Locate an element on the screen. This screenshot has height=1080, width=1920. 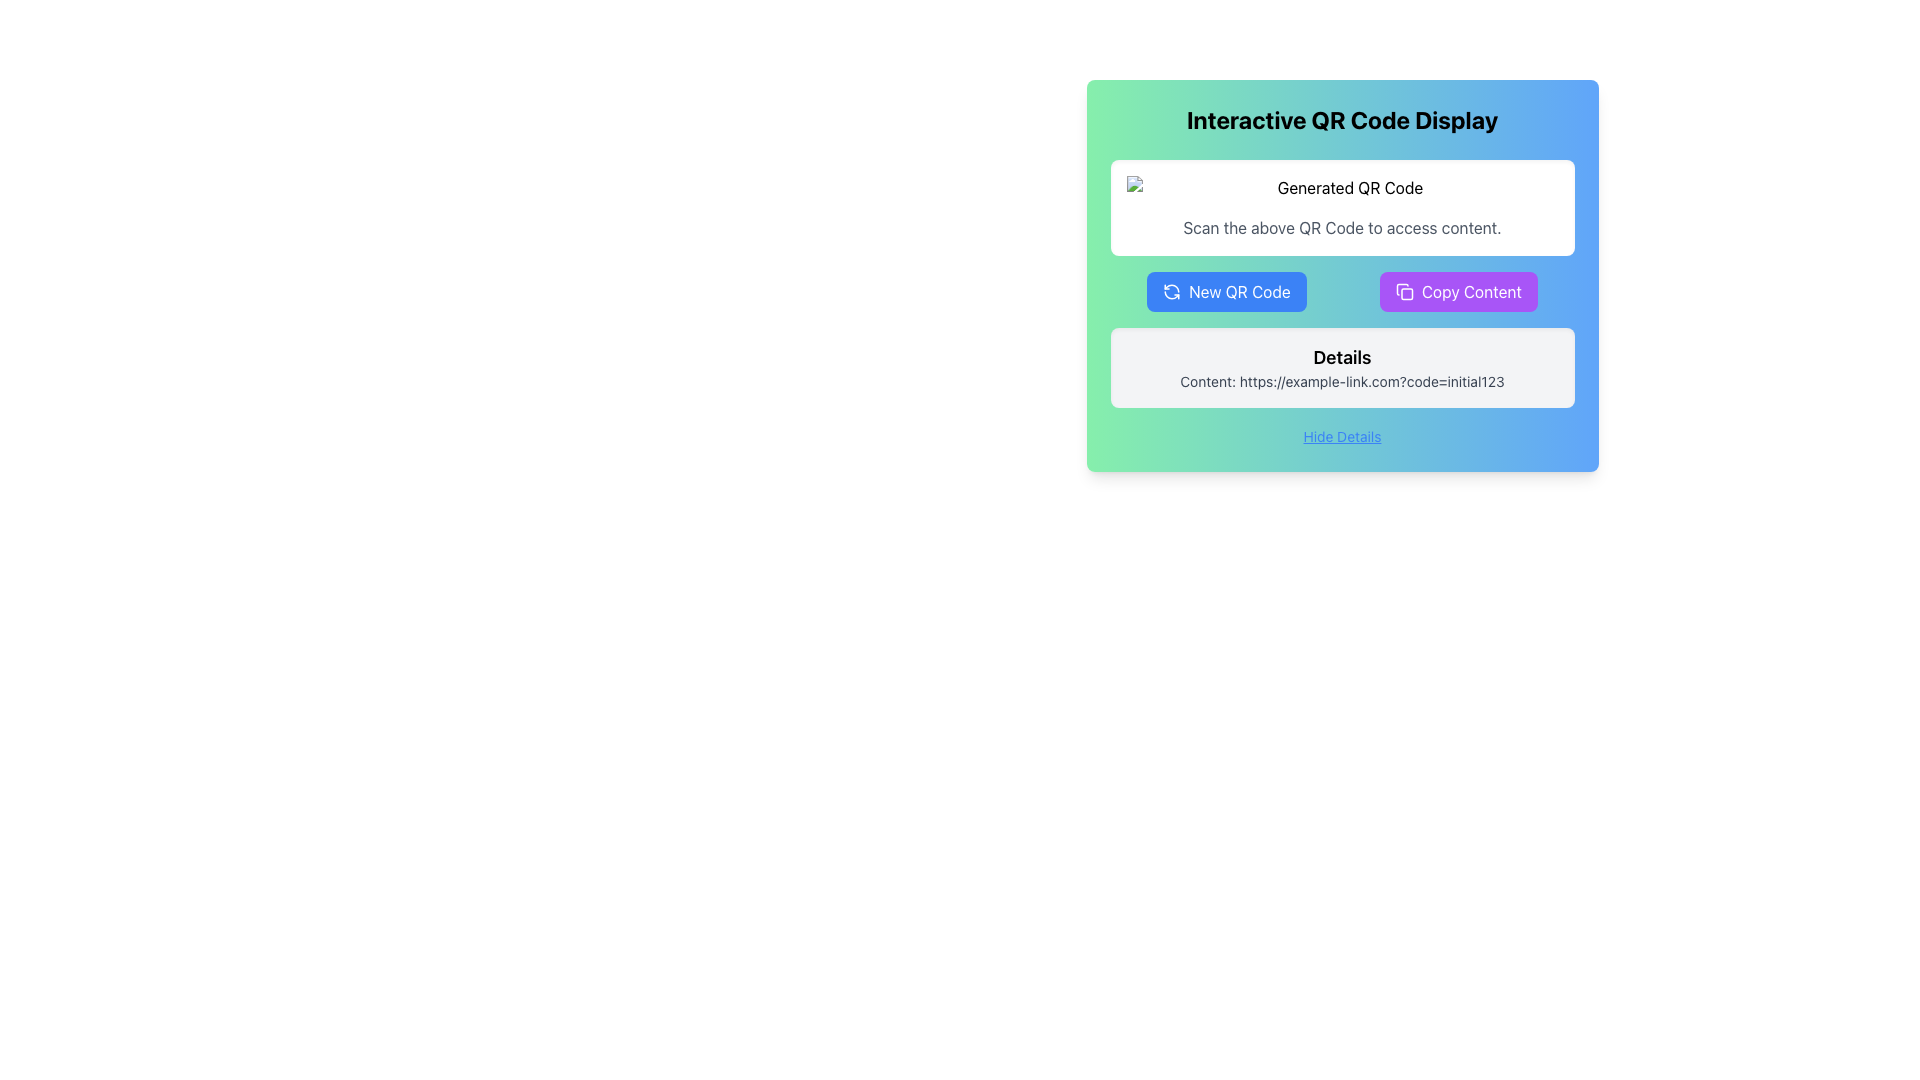
the 'New QR Code' button is located at coordinates (1238, 292).